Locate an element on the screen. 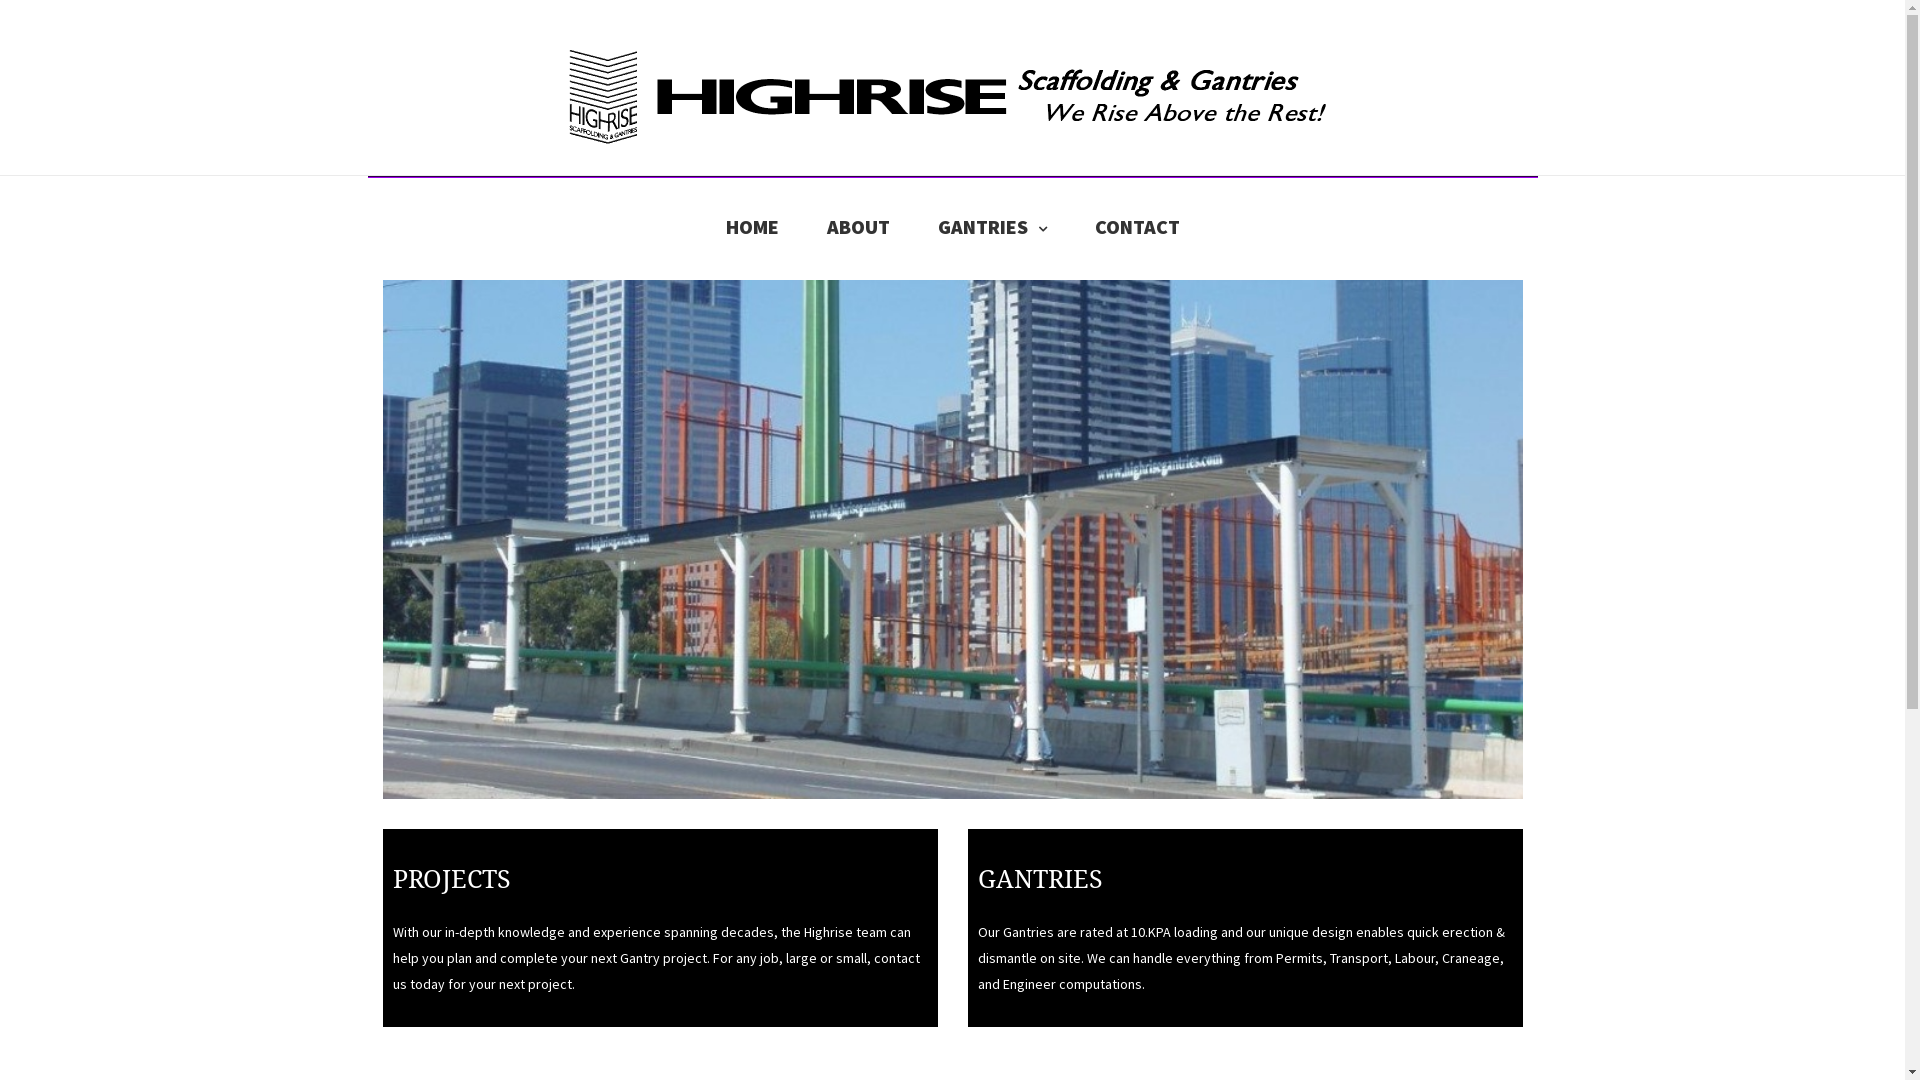 The width and height of the screenshot is (1920, 1080). 'HOME' is located at coordinates (724, 225).